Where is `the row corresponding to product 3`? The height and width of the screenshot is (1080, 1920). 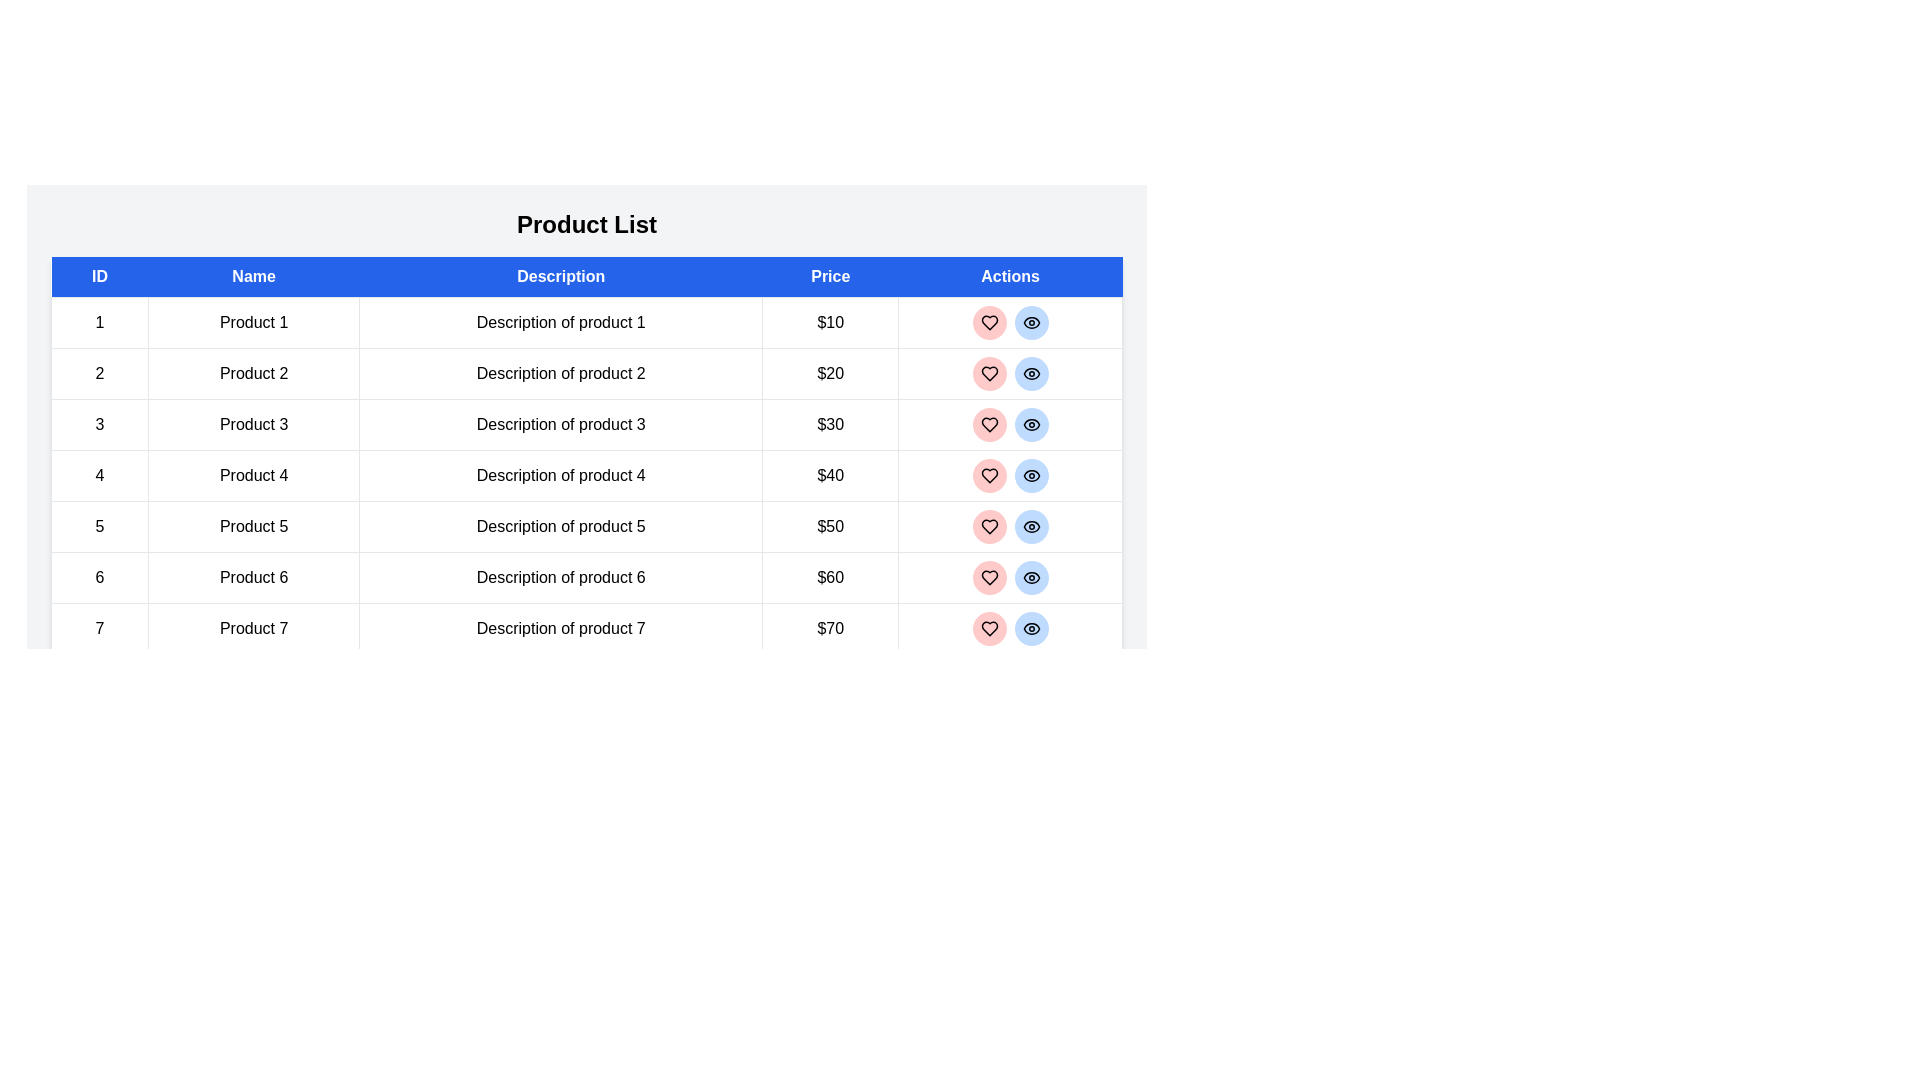
the row corresponding to product 3 is located at coordinates (585, 423).